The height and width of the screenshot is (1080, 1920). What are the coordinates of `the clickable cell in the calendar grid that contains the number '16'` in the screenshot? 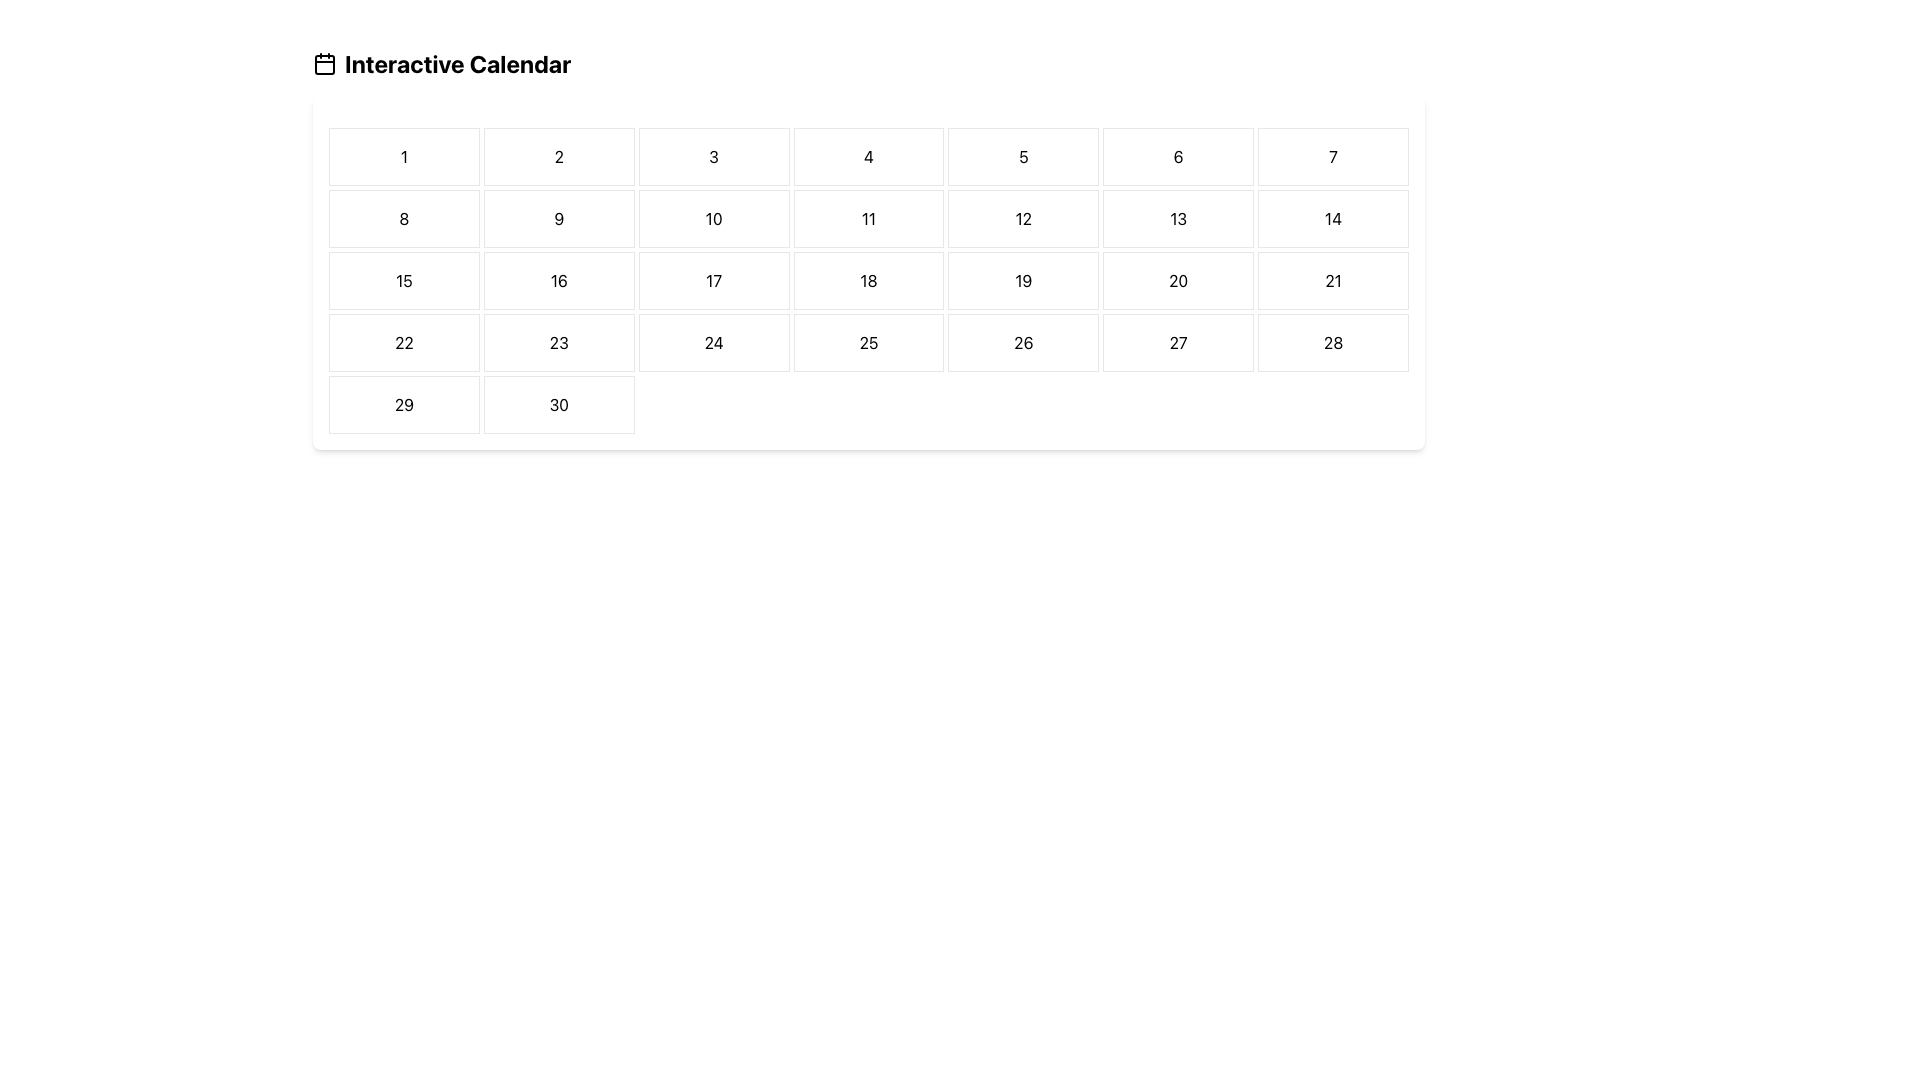 It's located at (559, 281).